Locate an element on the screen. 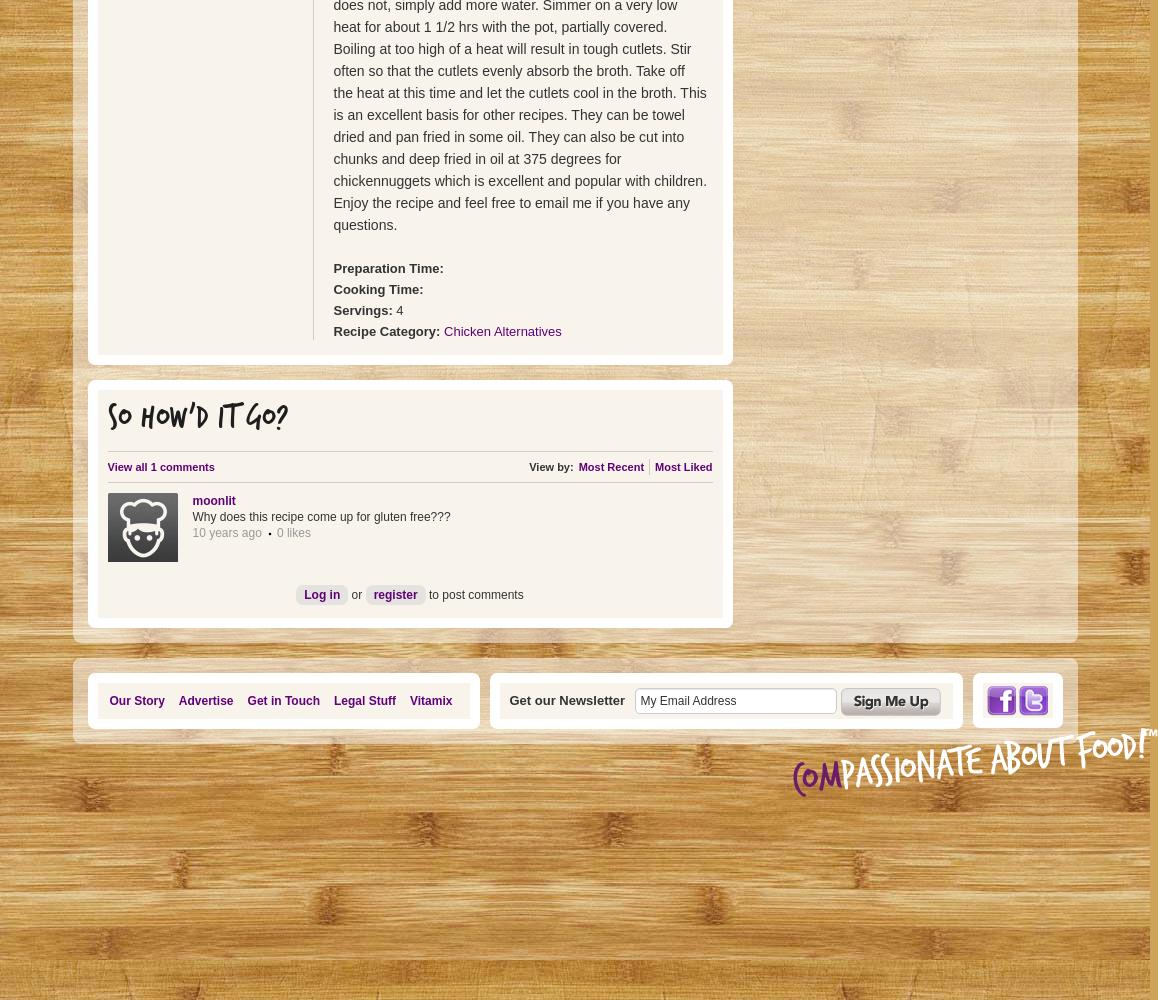  'Most Recent' is located at coordinates (609, 466).